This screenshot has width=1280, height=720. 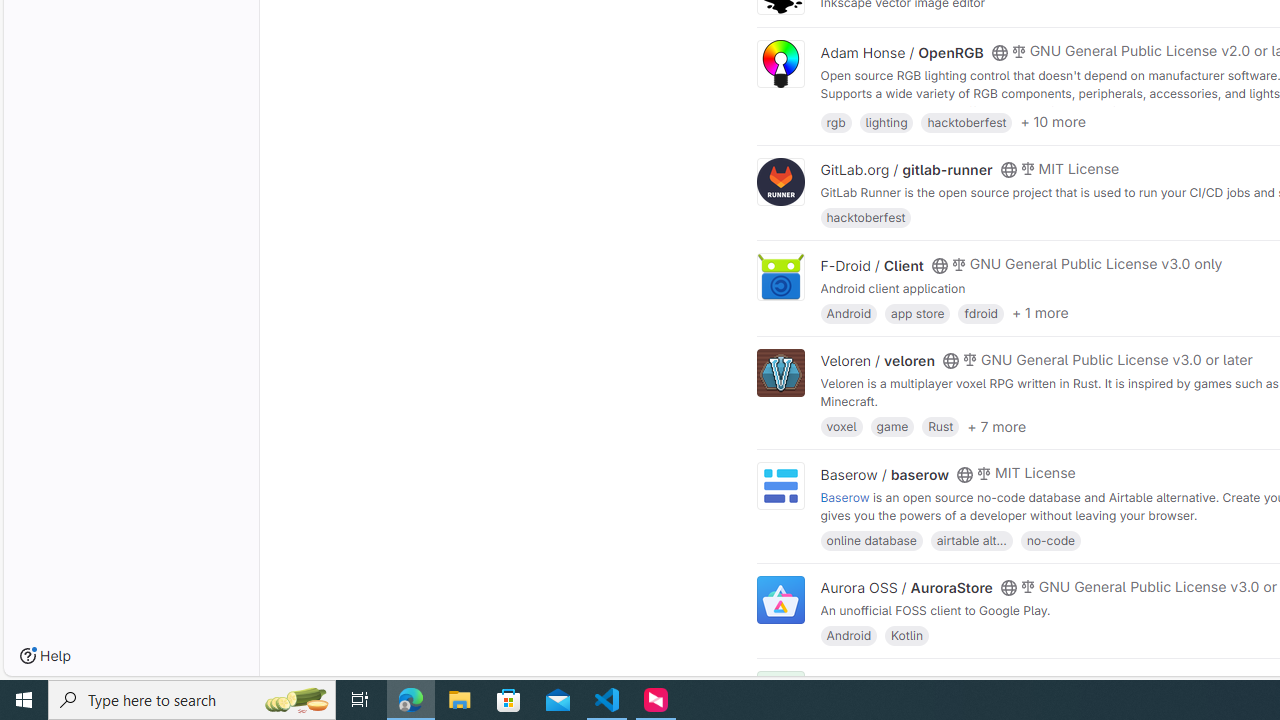 I want to click on 'game', so click(x=891, y=425).